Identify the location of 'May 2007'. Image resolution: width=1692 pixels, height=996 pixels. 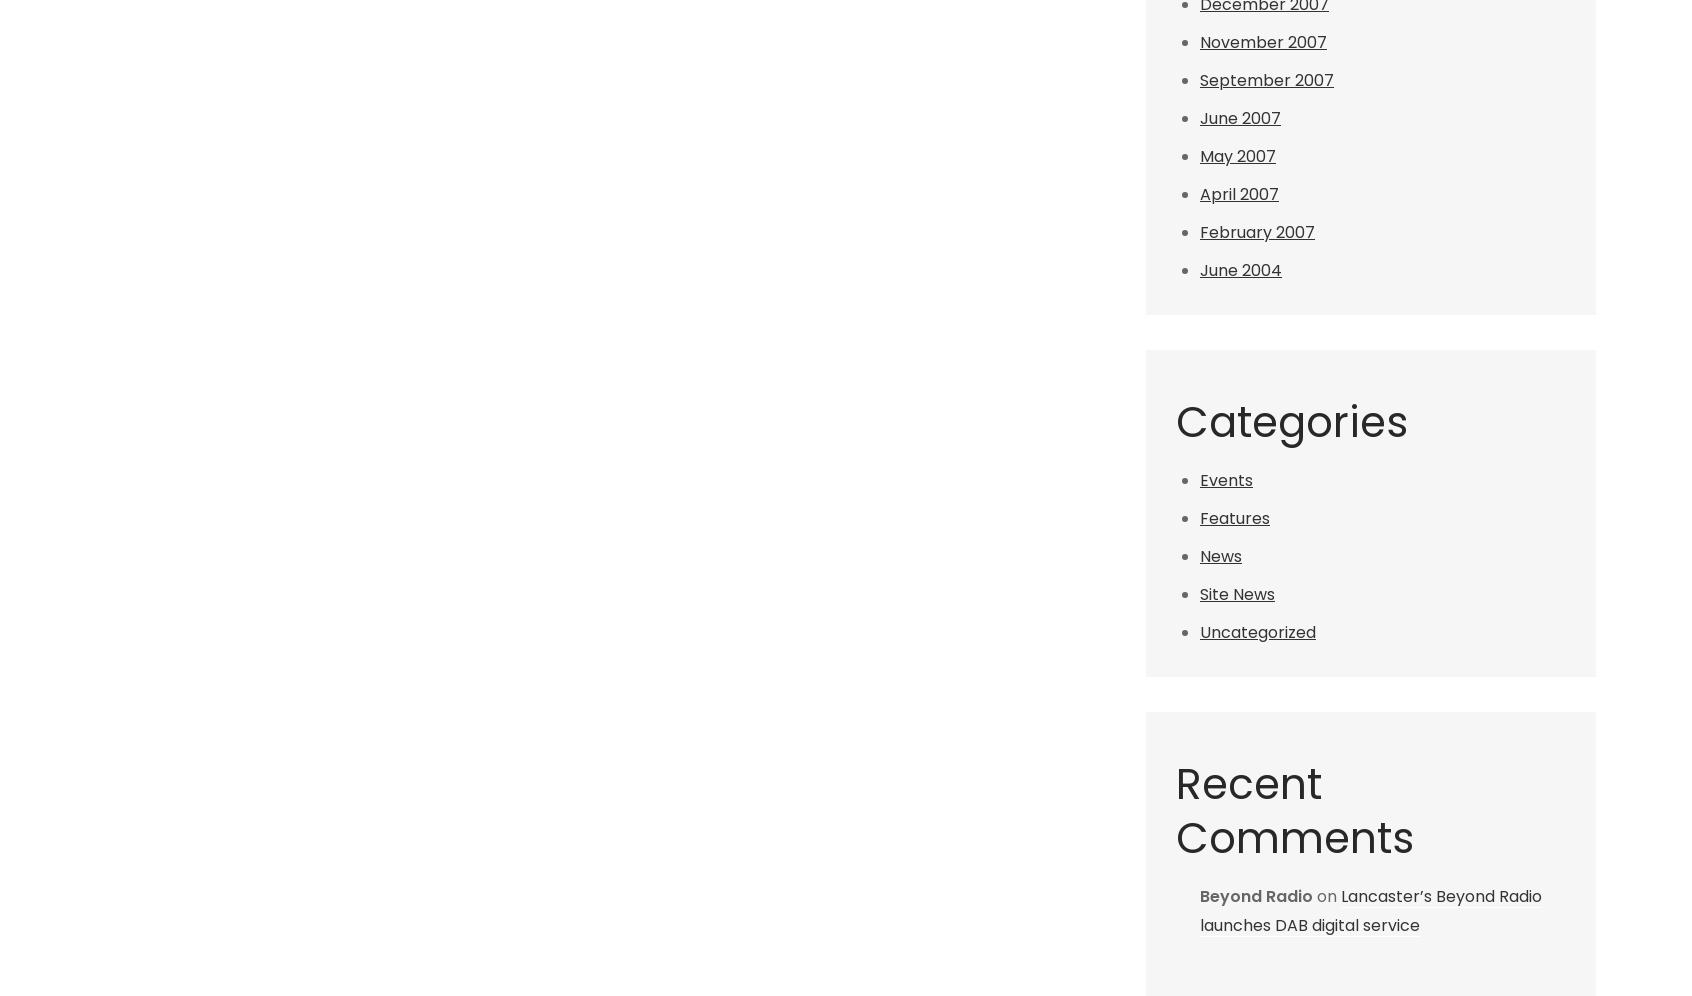
(1238, 155).